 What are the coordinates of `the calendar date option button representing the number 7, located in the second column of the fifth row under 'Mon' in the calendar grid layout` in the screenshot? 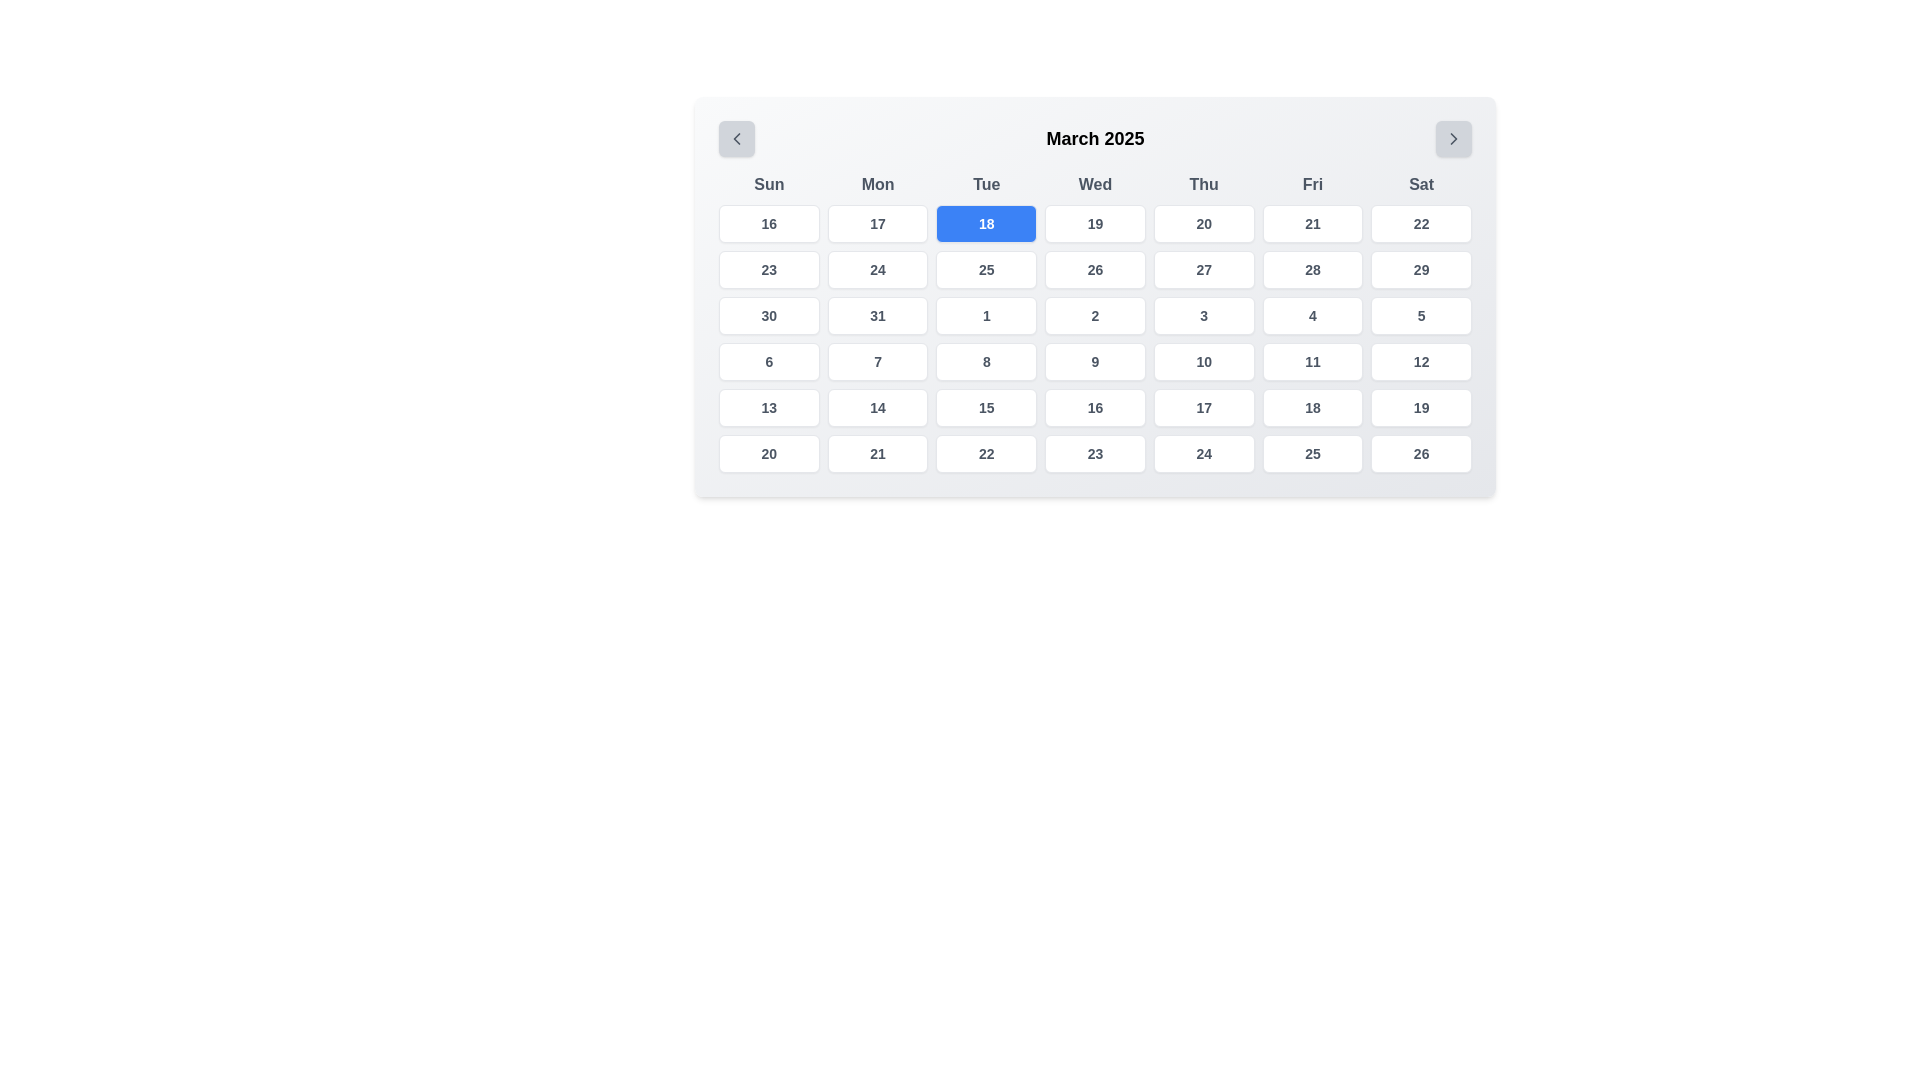 It's located at (878, 362).